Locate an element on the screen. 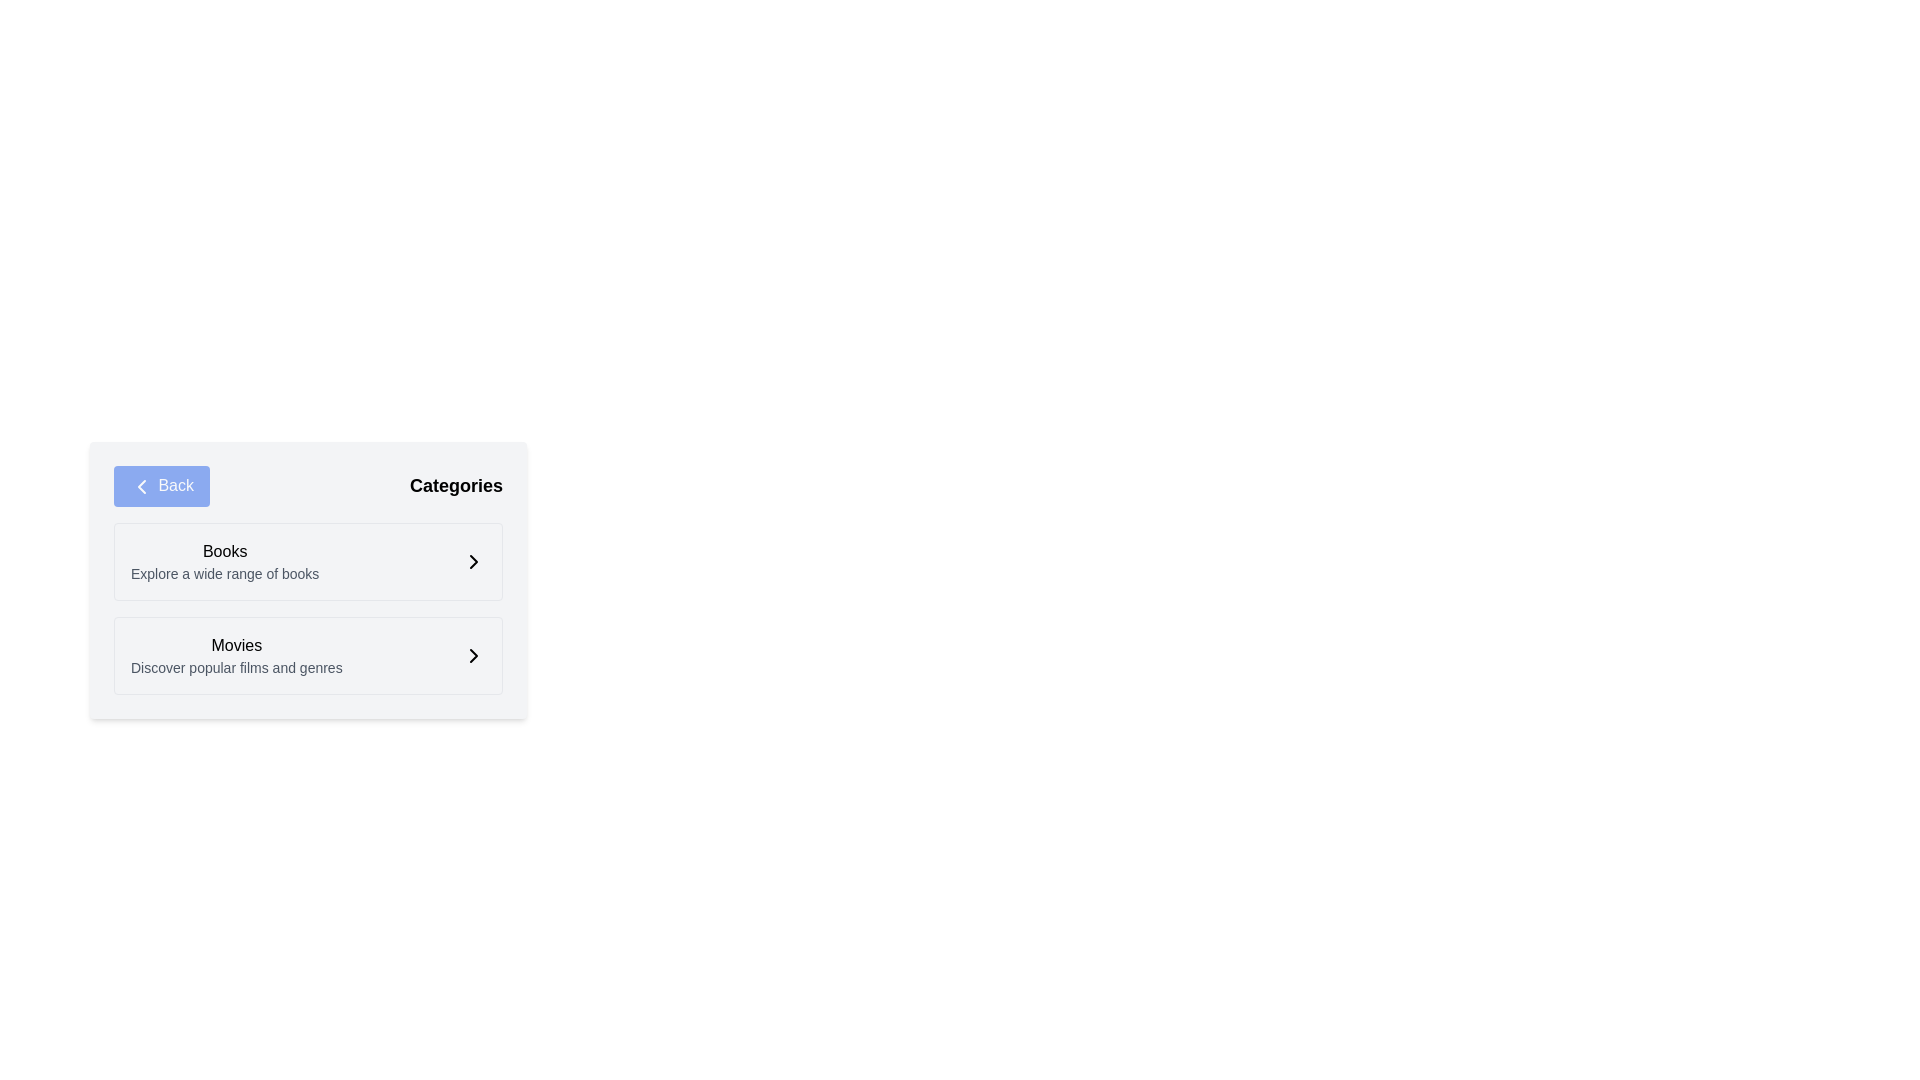  the first selectable item in the categories list, which is located below the 'Back' button and the title 'Categories' is located at coordinates (307, 580).